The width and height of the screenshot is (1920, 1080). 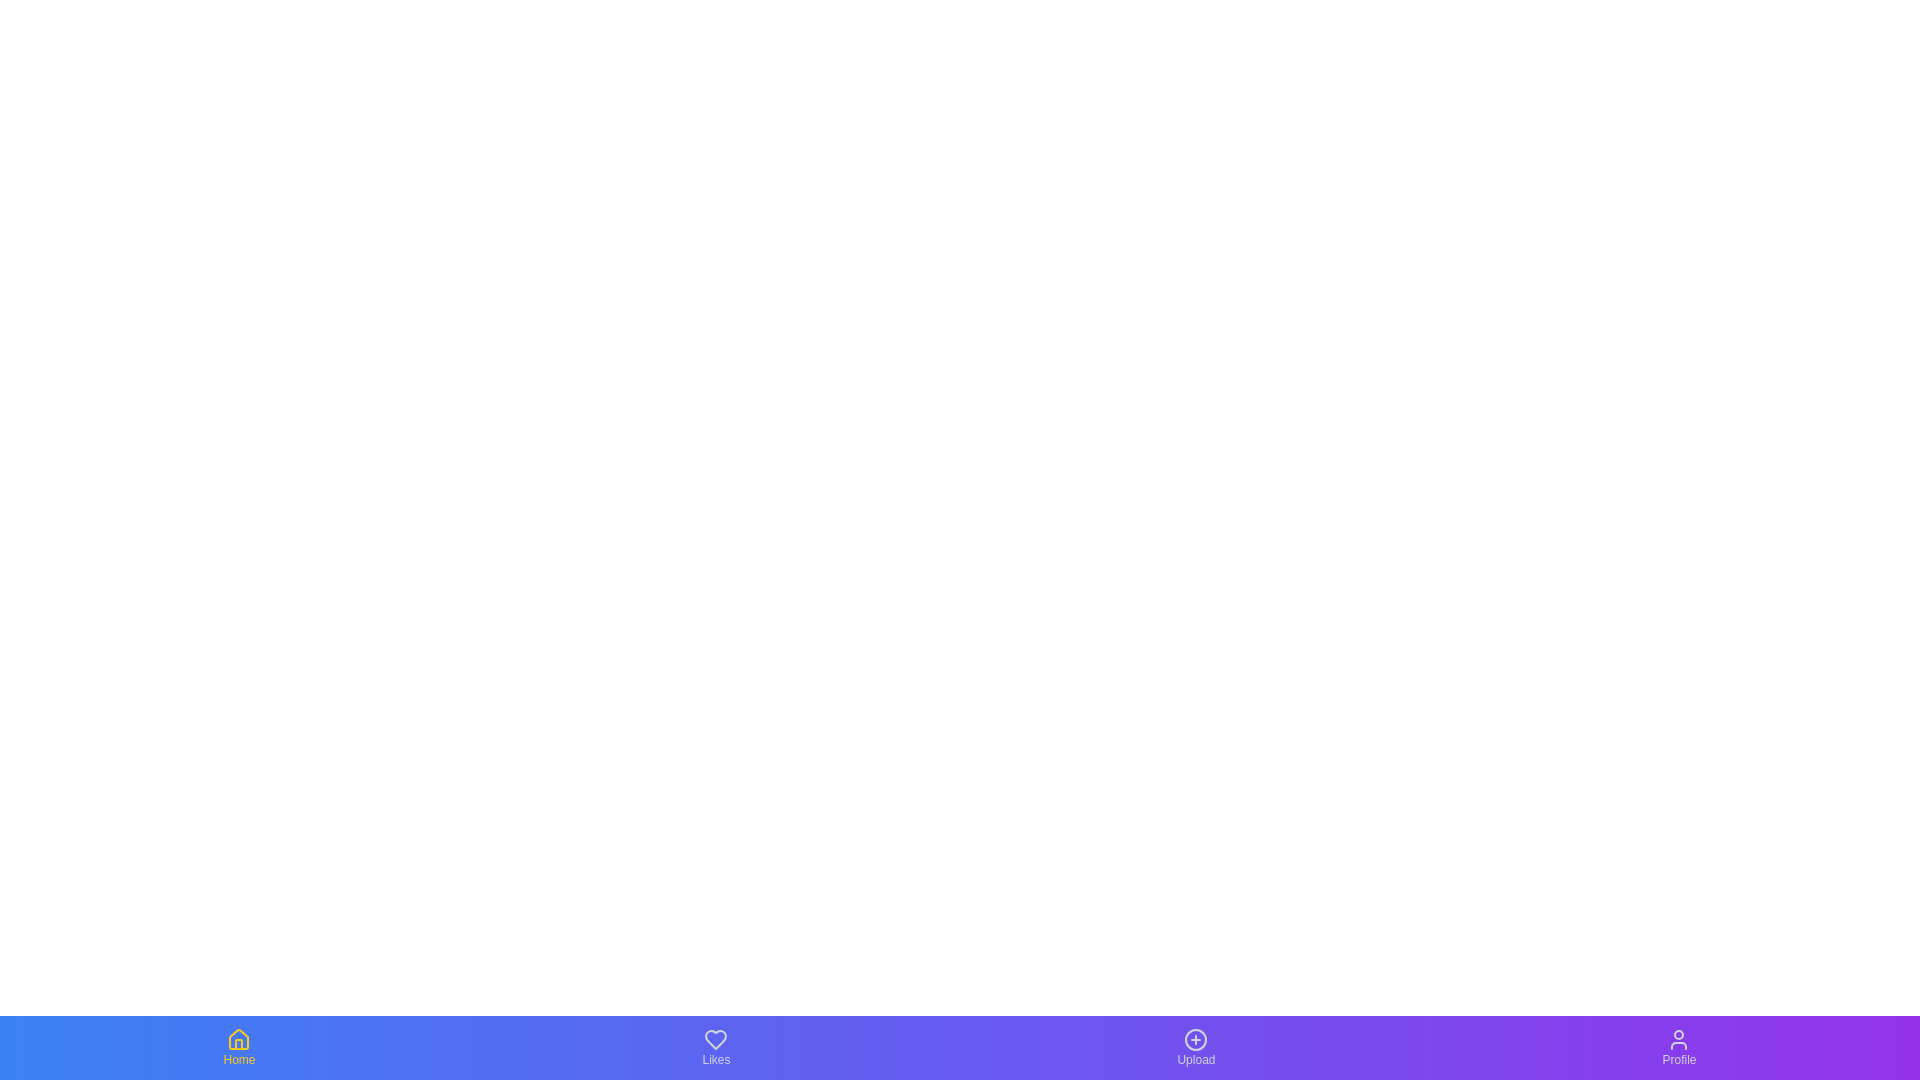 I want to click on the navigation icon for Home, so click(x=239, y=1047).